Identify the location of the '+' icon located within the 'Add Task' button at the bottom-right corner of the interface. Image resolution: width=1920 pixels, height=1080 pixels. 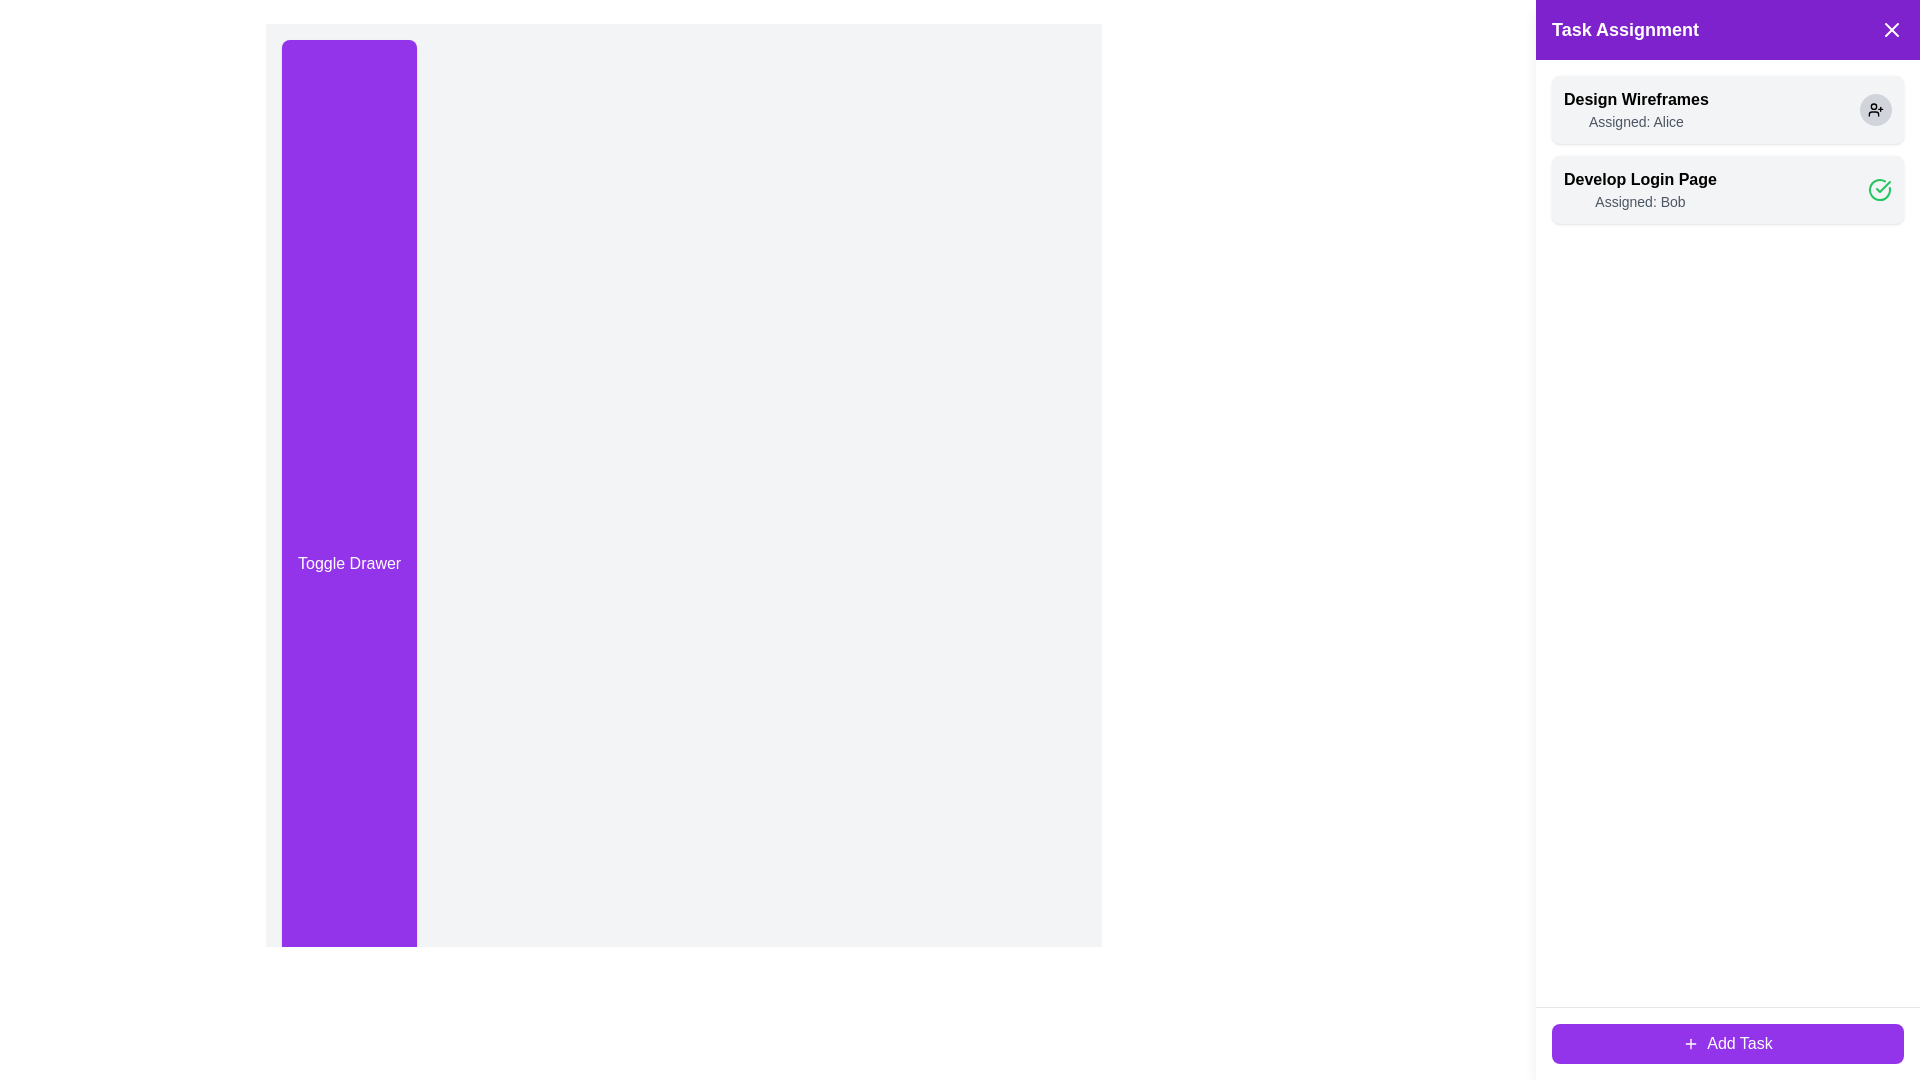
(1690, 1043).